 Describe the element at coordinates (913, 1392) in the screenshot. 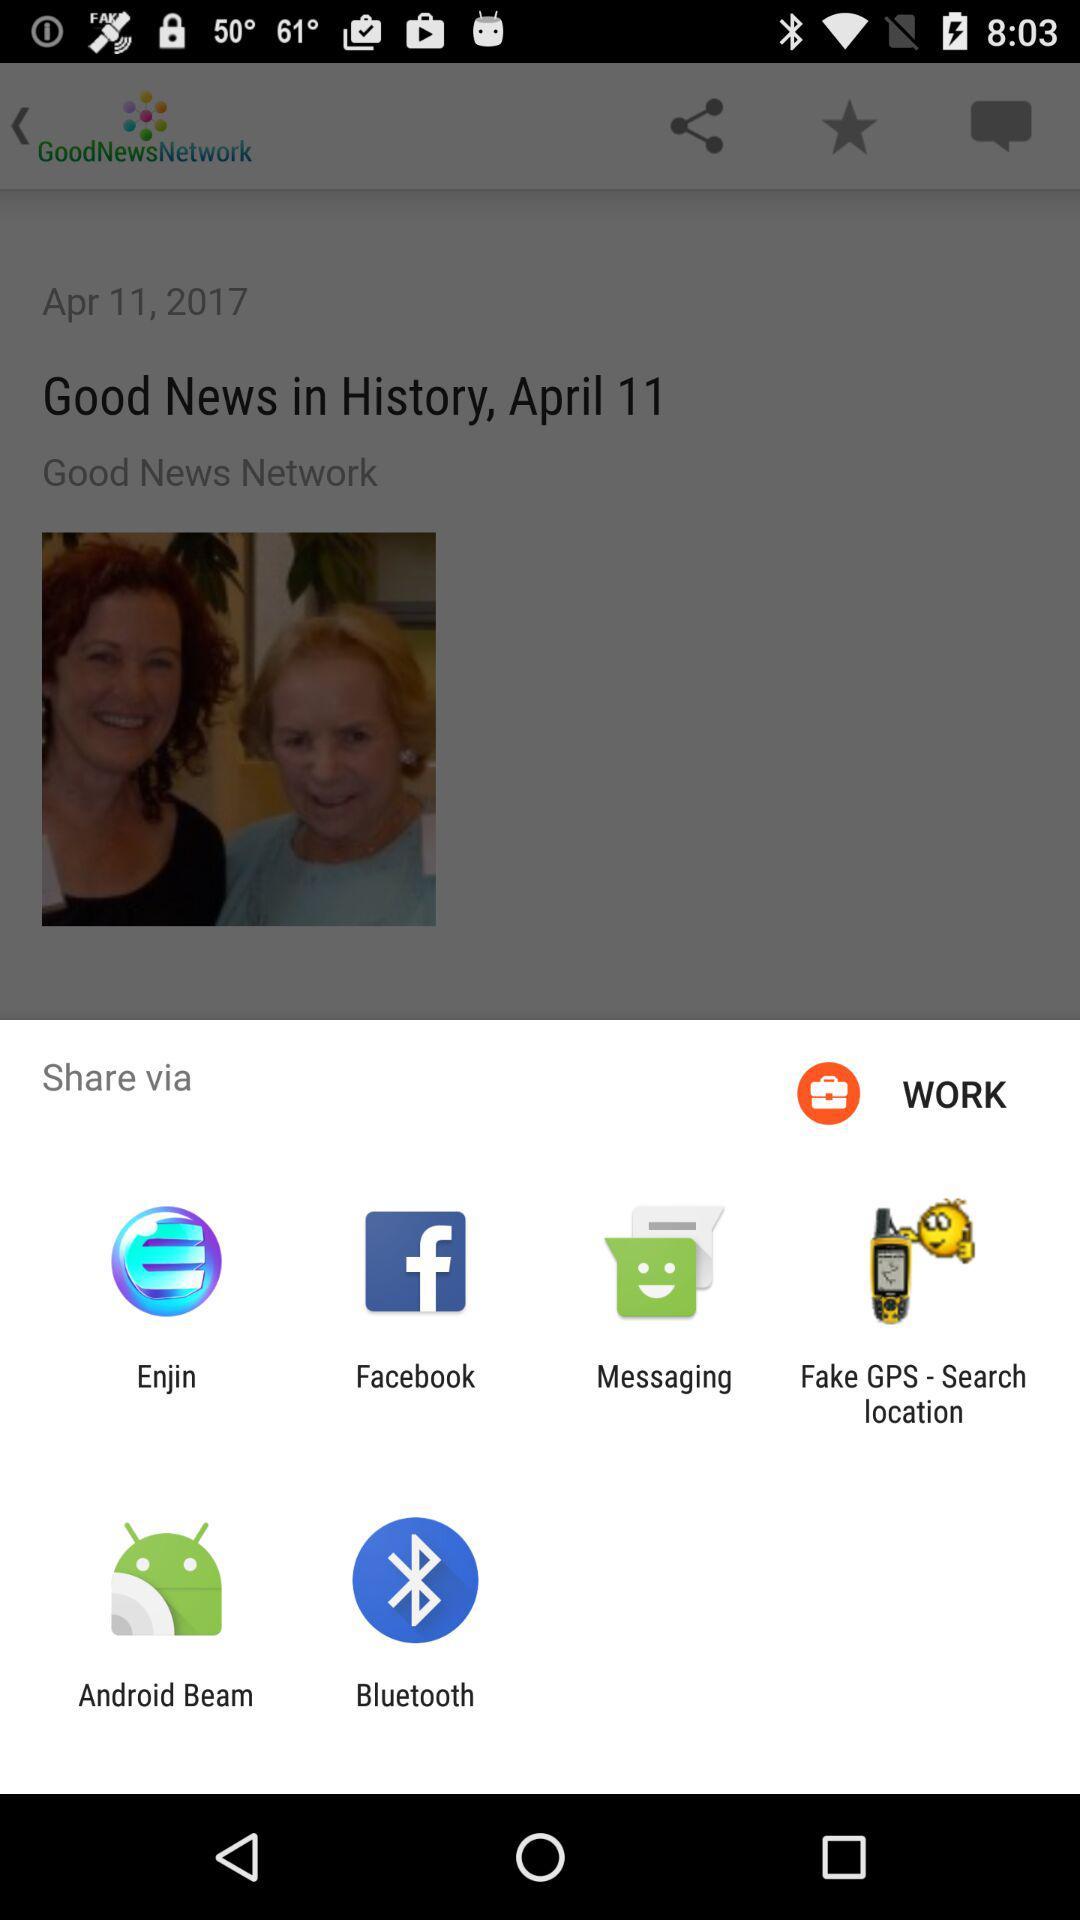

I see `the icon at the bottom right corner` at that location.